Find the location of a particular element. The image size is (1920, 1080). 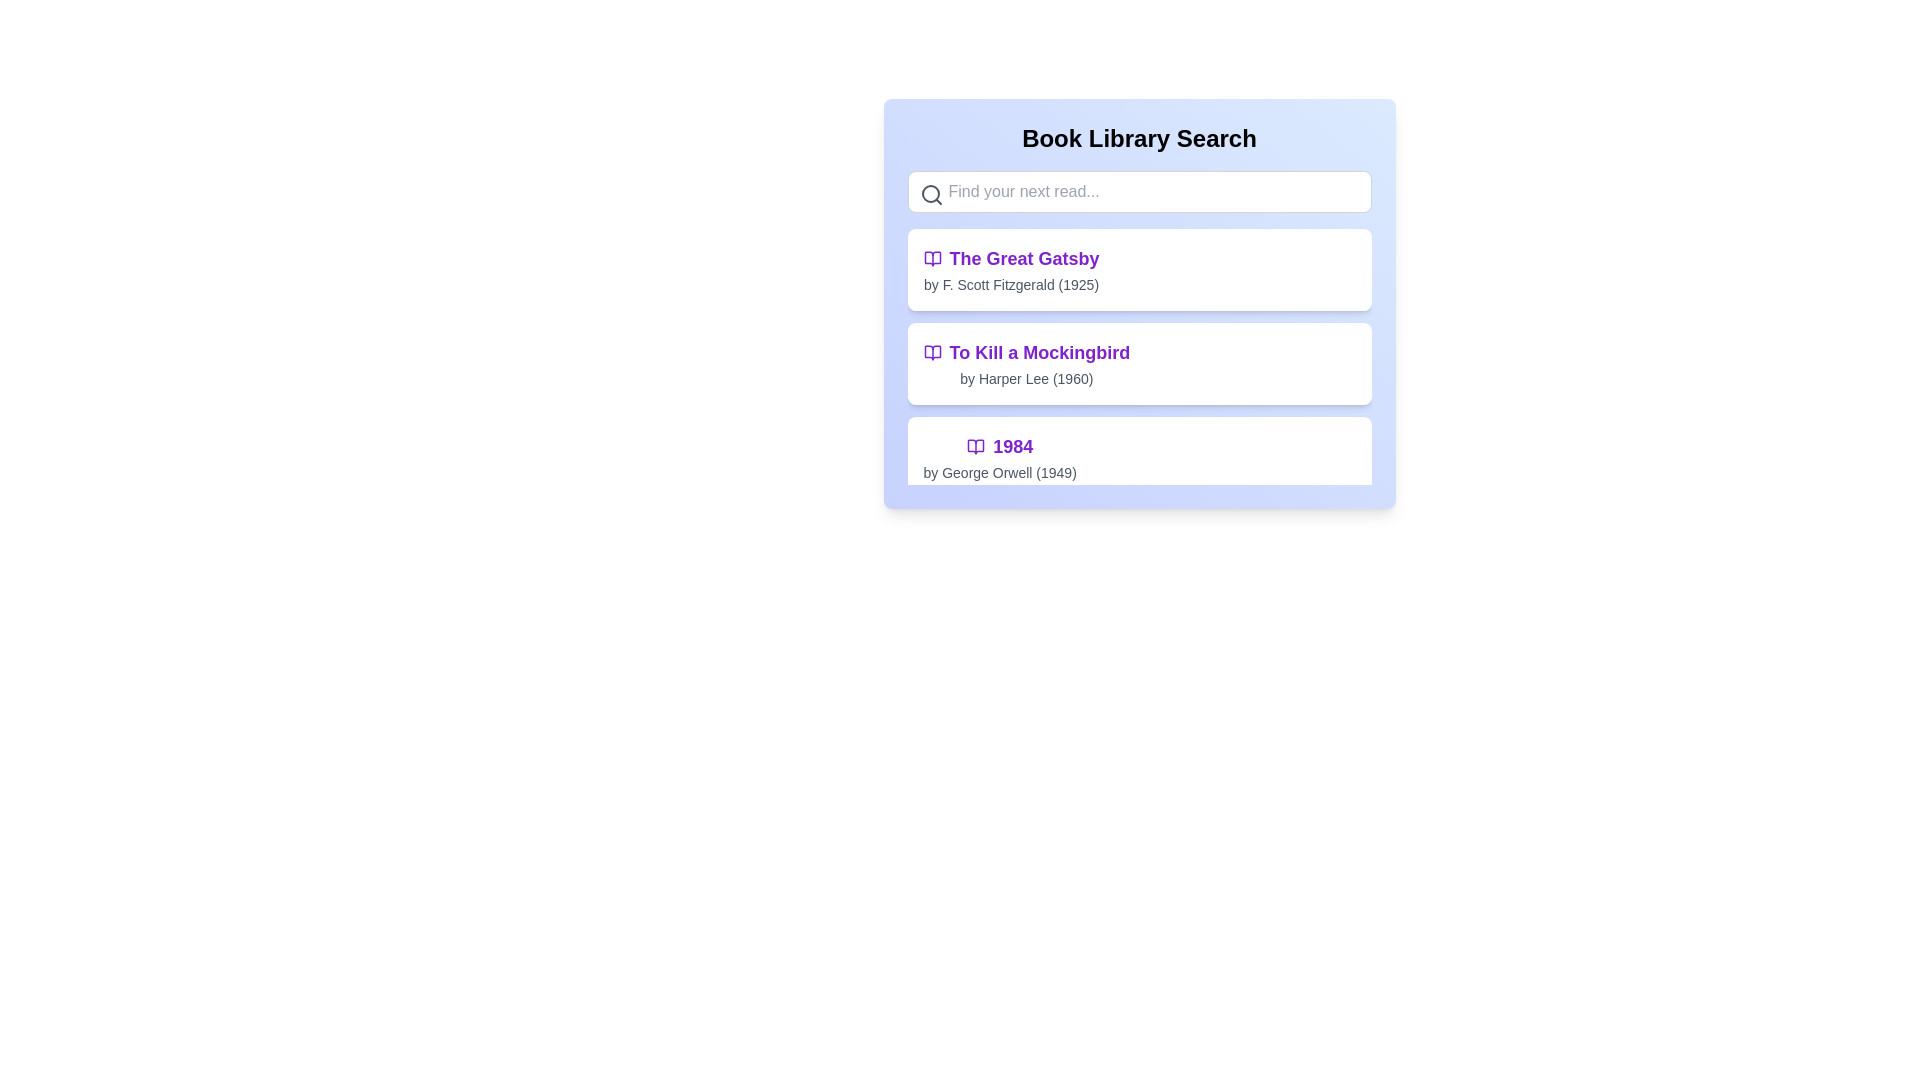

the dark purple icon resembling an open book, located to the left of the text '1984', which identifies the book item in the list is located at coordinates (976, 446).